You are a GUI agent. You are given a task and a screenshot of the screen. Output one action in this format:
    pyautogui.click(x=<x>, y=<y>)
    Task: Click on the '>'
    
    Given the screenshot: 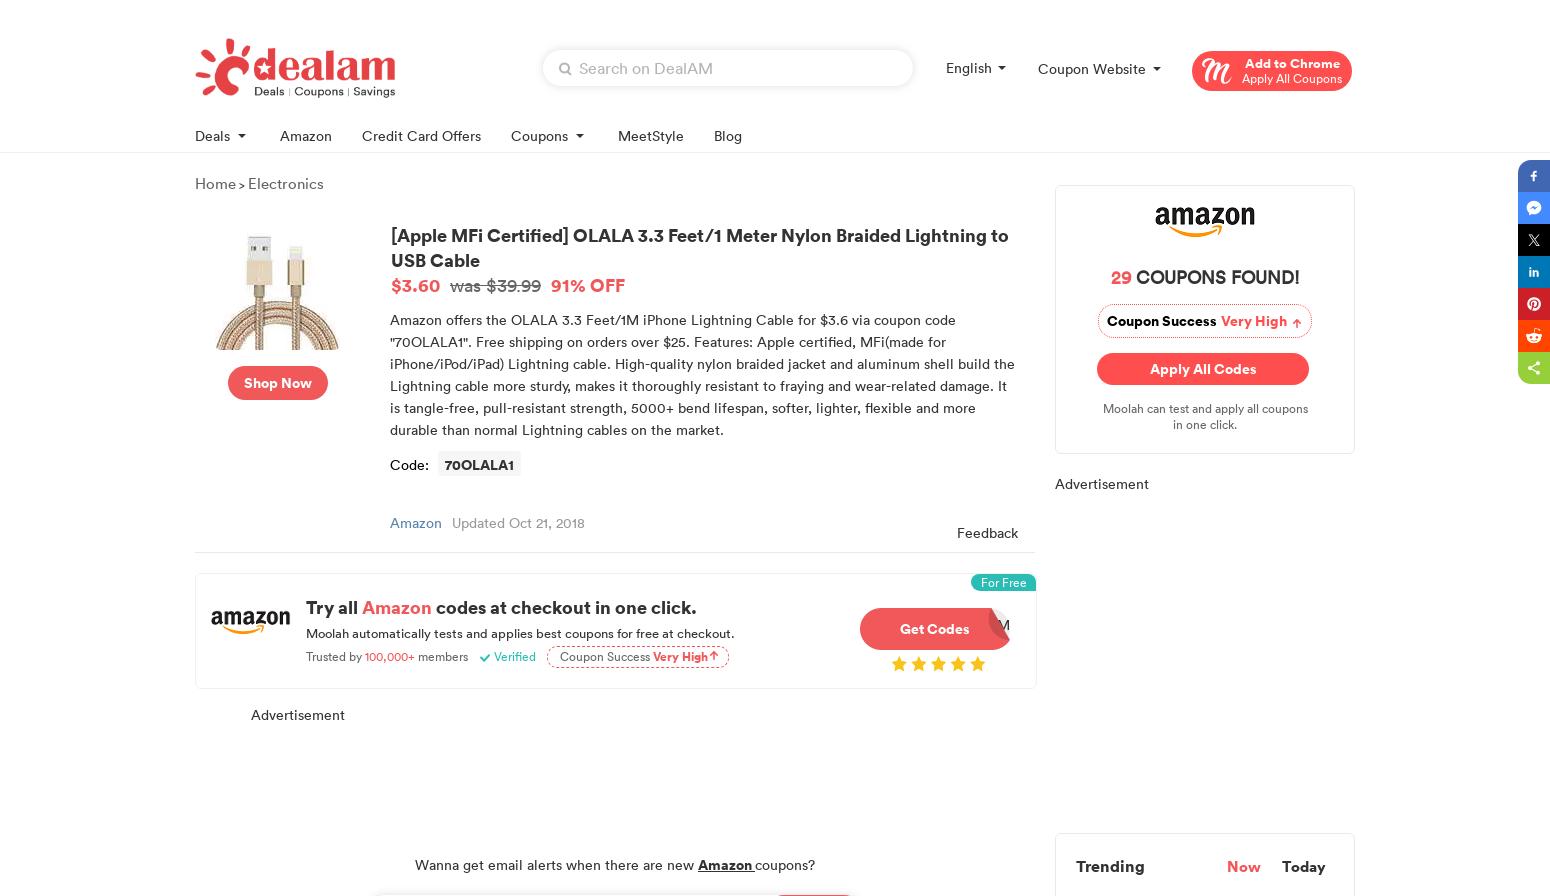 What is the action you would take?
    pyautogui.click(x=243, y=184)
    